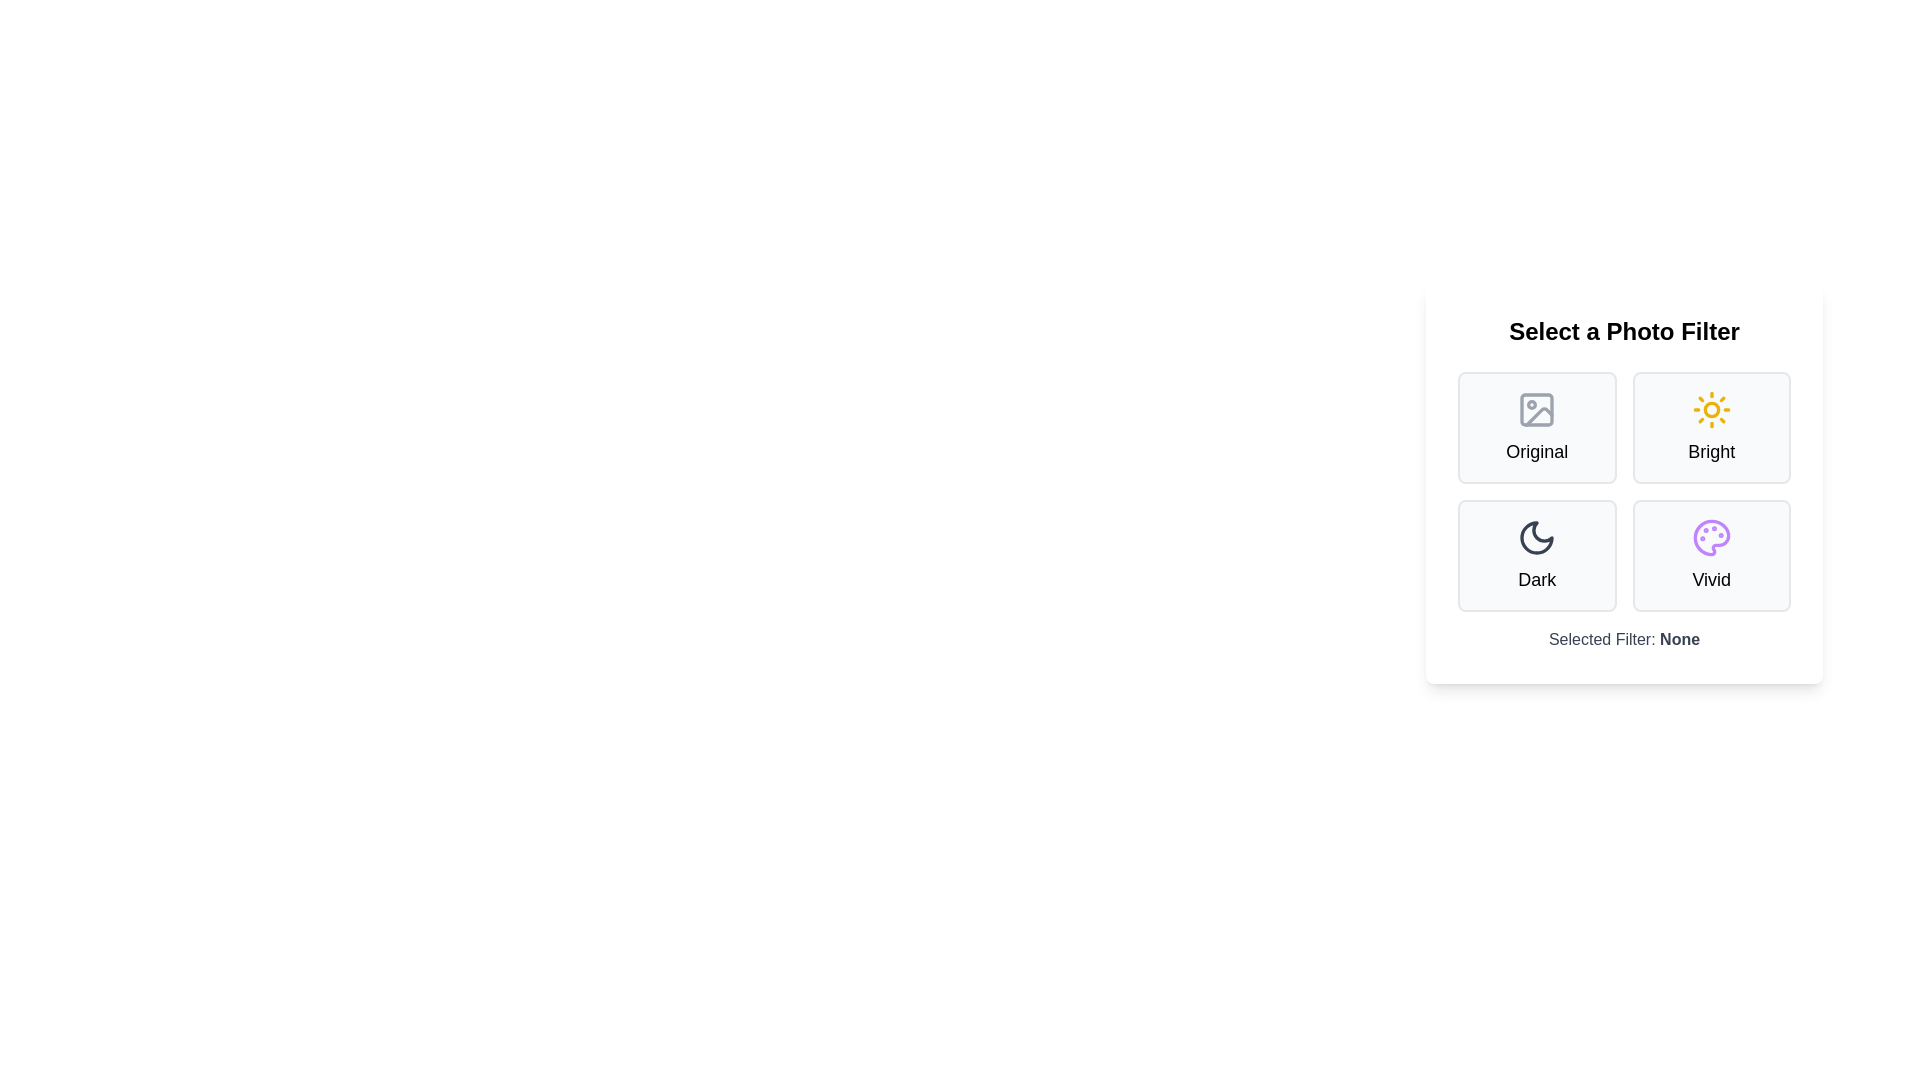 This screenshot has height=1080, width=1920. What do you see at coordinates (1710, 427) in the screenshot?
I see `the filter Bright by clicking on its button` at bounding box center [1710, 427].